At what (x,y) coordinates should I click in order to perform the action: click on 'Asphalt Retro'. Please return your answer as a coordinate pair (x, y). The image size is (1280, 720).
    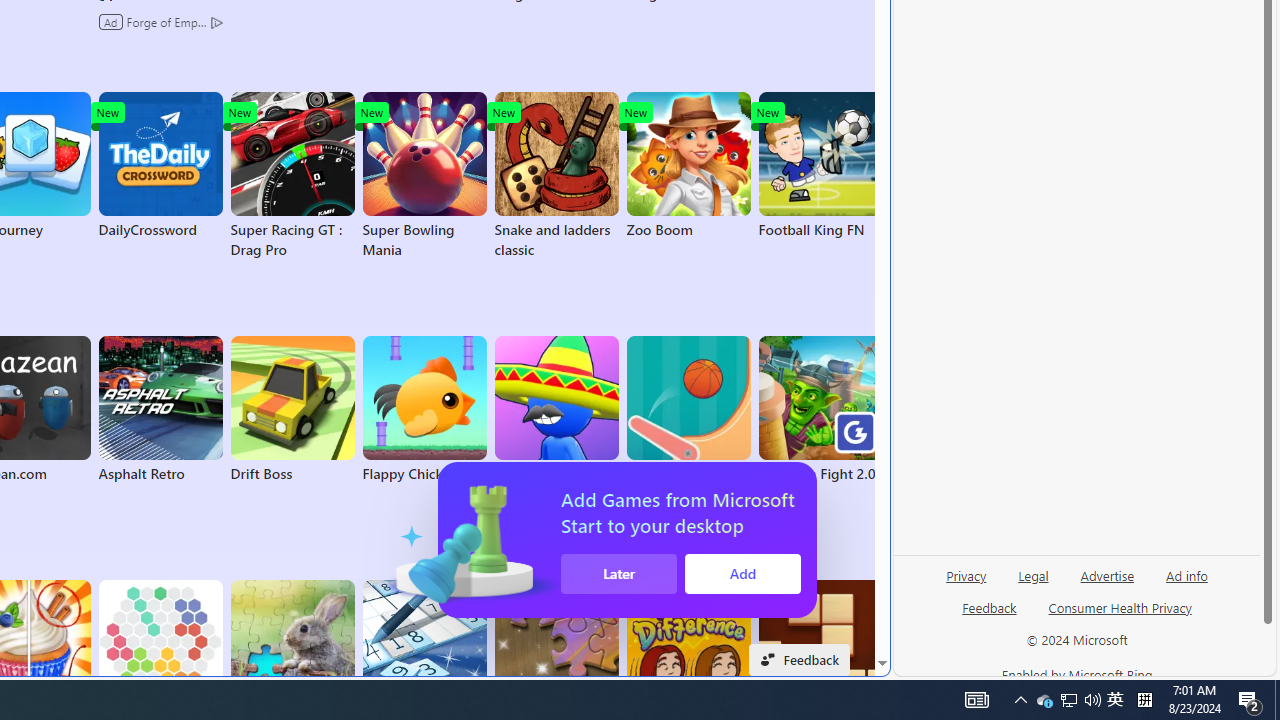
    Looking at the image, I should click on (160, 409).